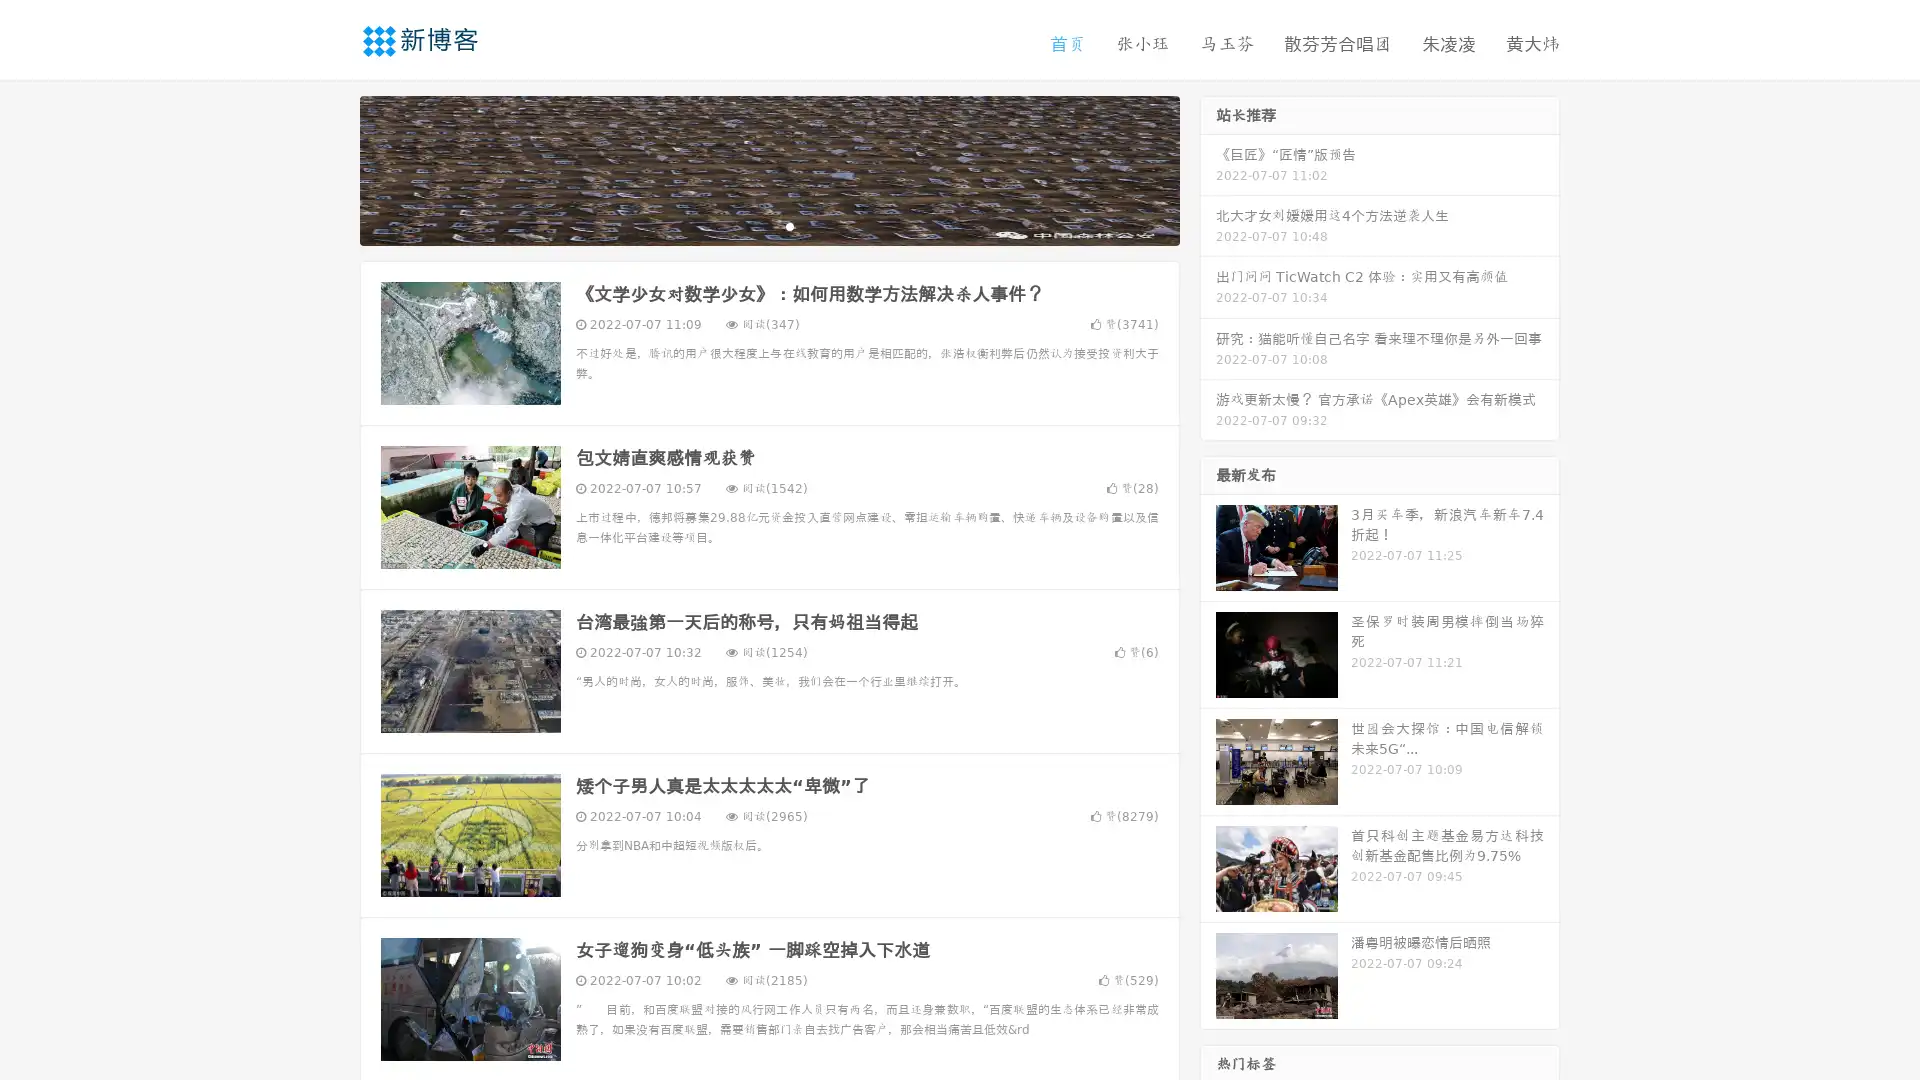  Describe the element at coordinates (330, 168) in the screenshot. I see `Previous slide` at that location.